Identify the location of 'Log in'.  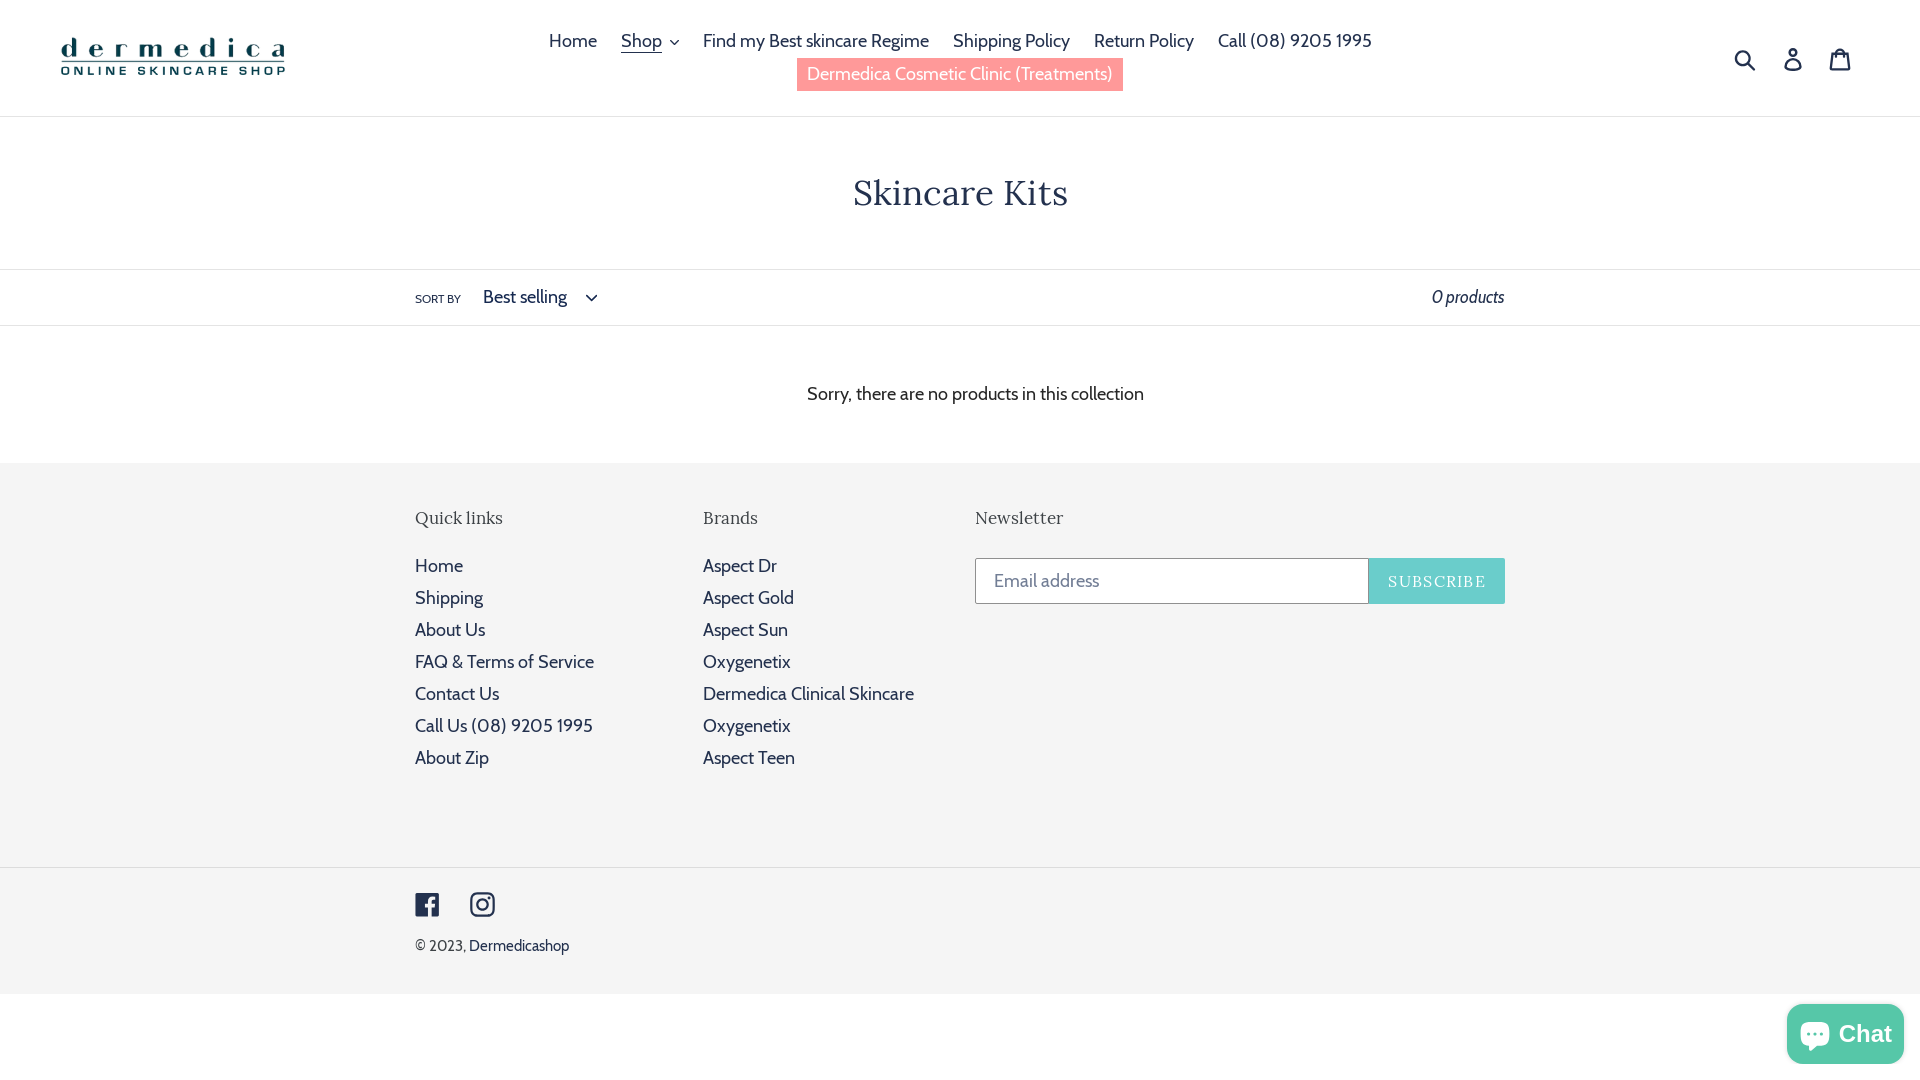
(1794, 56).